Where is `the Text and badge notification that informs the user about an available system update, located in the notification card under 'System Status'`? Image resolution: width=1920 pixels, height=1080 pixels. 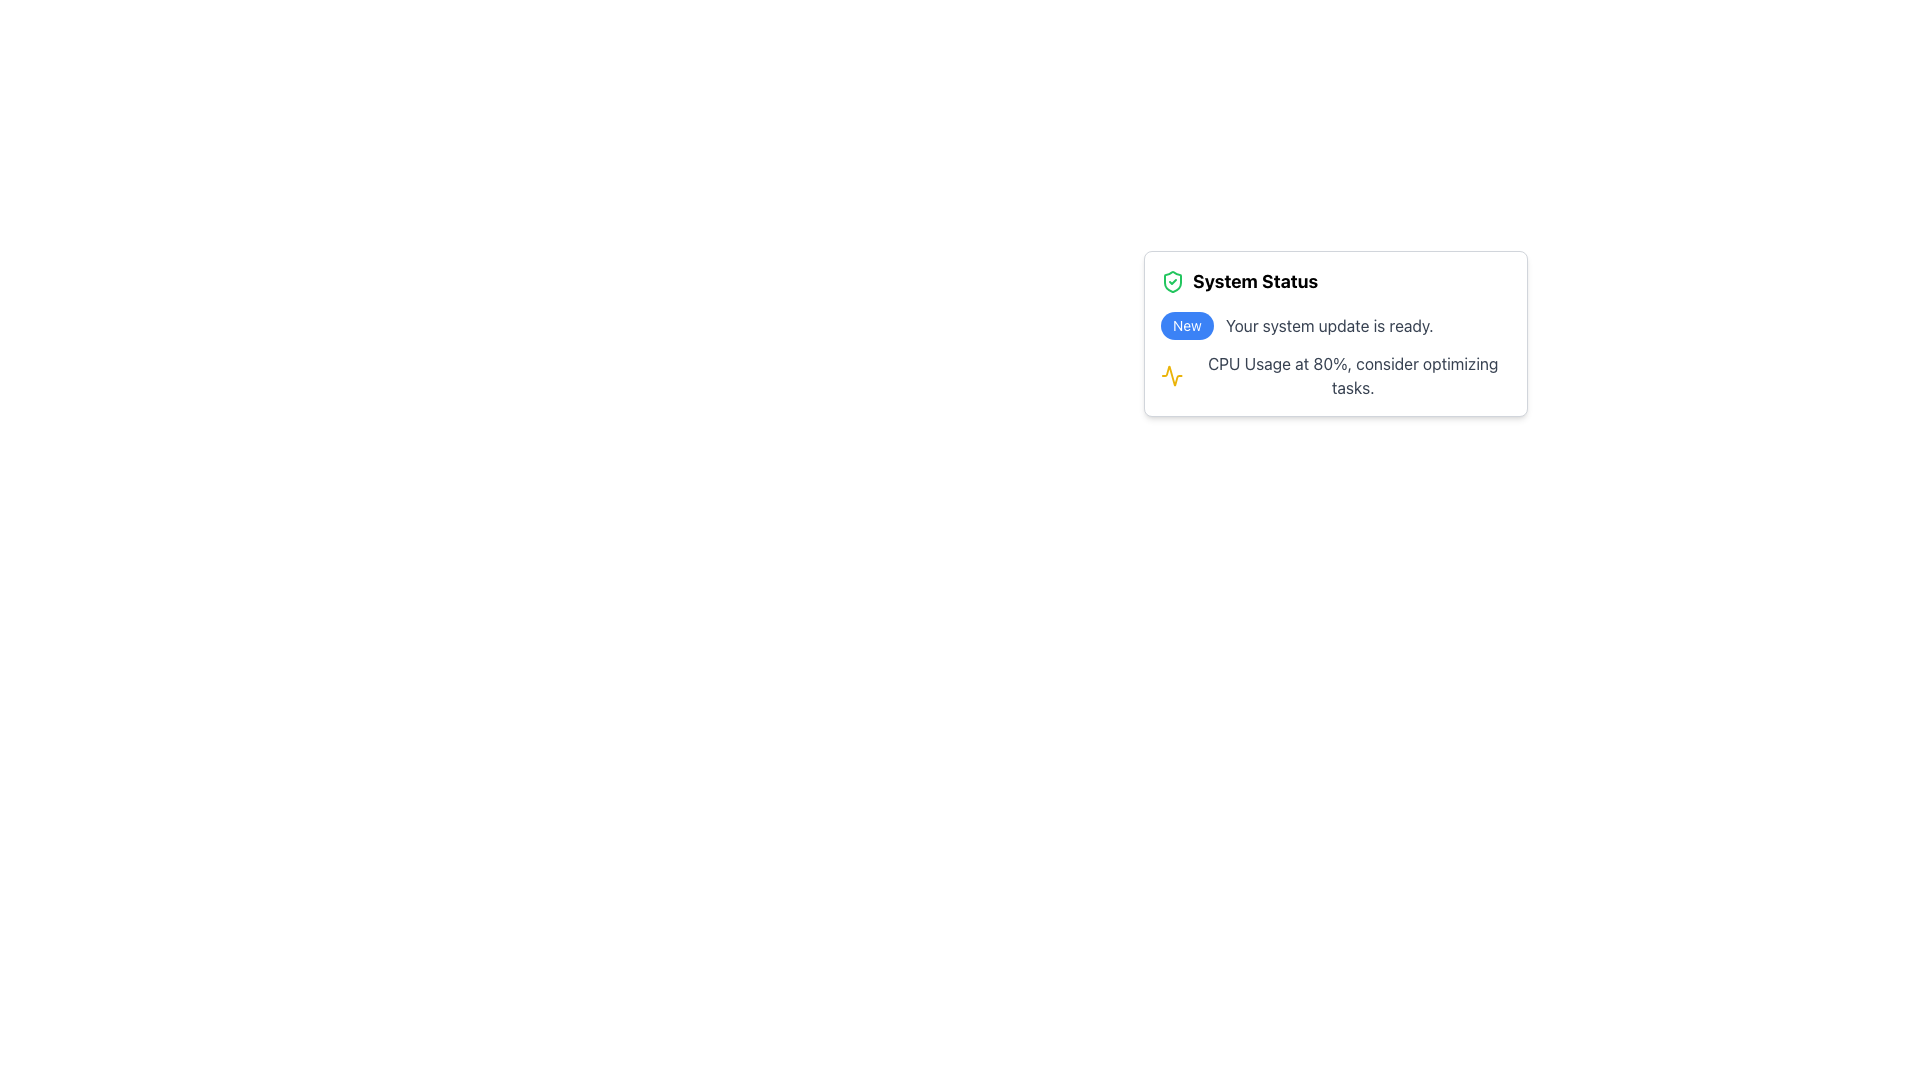 the Text and badge notification that informs the user about an available system update, located in the notification card under 'System Status' is located at coordinates (1335, 325).